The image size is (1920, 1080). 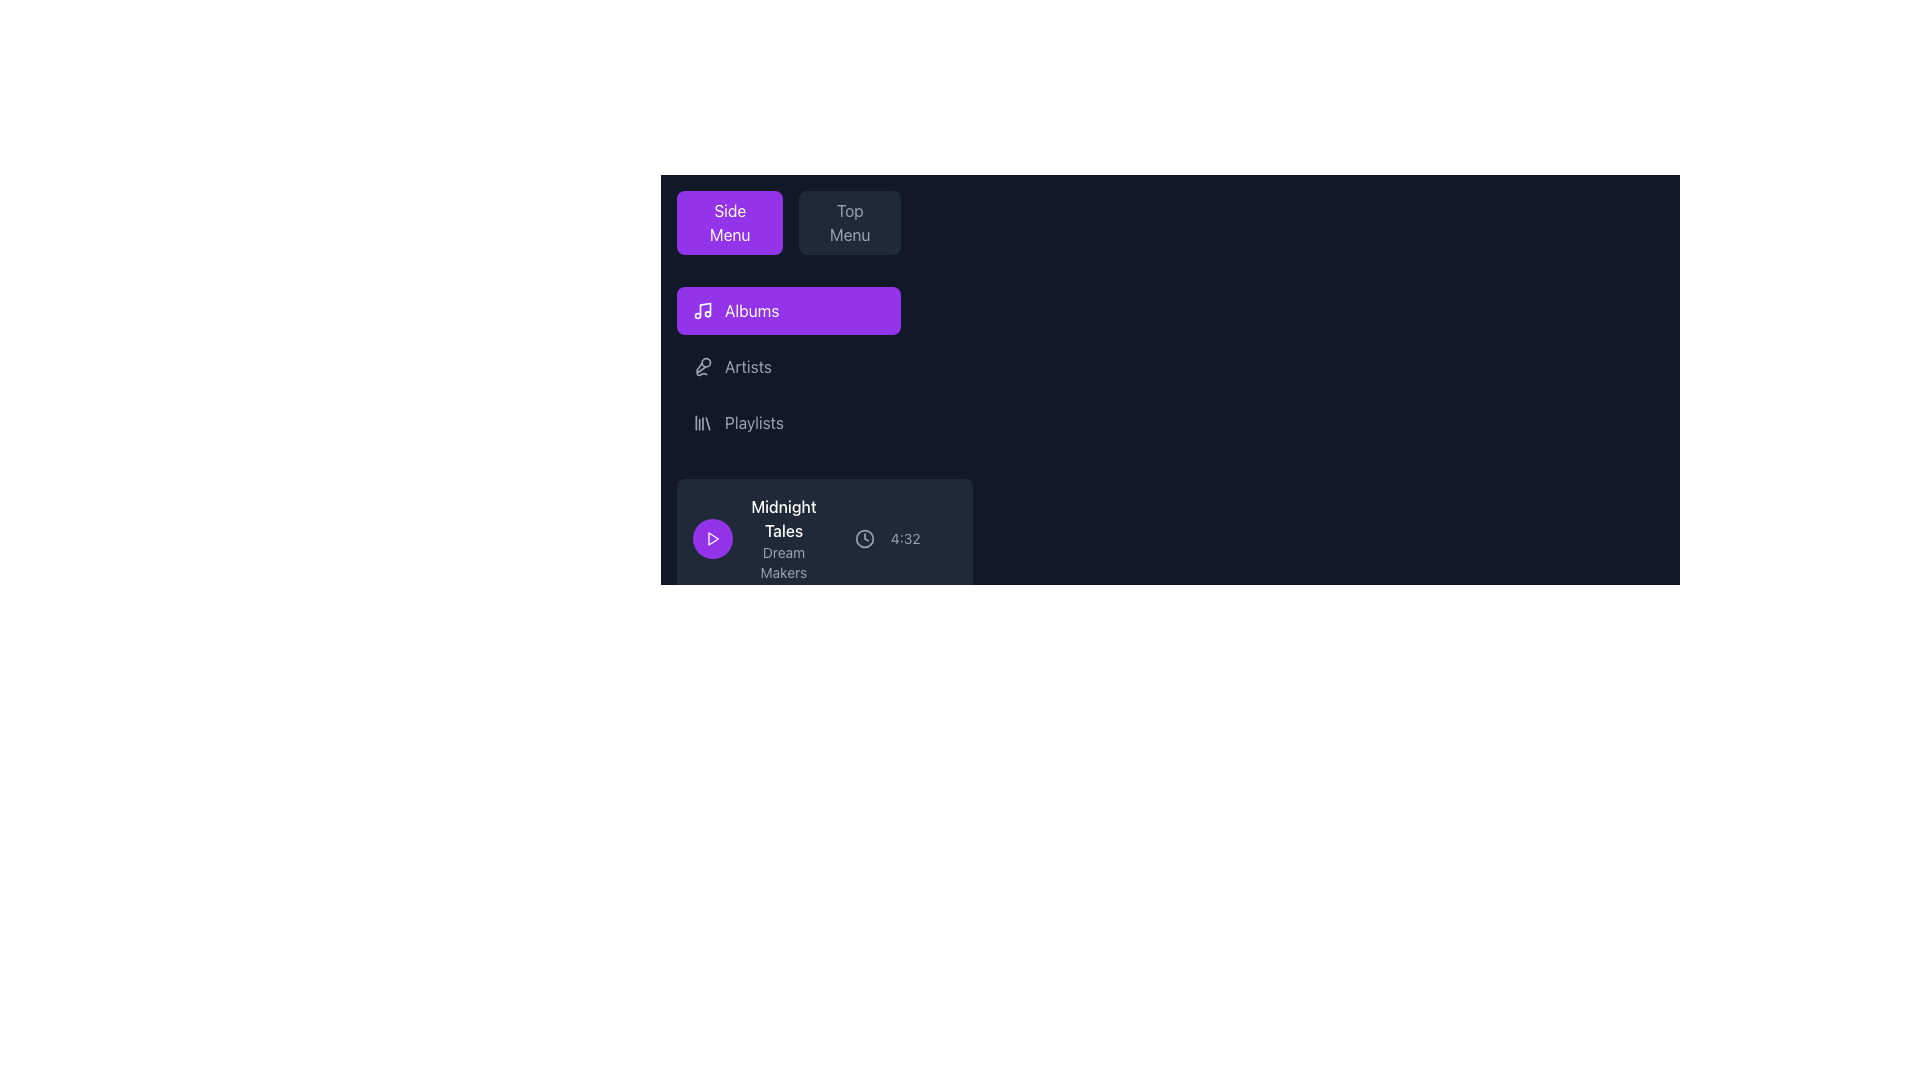 I want to click on information from the static text label indicating the creators or contributors related to the 'Midnight Tales' audio track, which is positioned below the play button and to the left of the time display '4:32', so click(x=782, y=563).